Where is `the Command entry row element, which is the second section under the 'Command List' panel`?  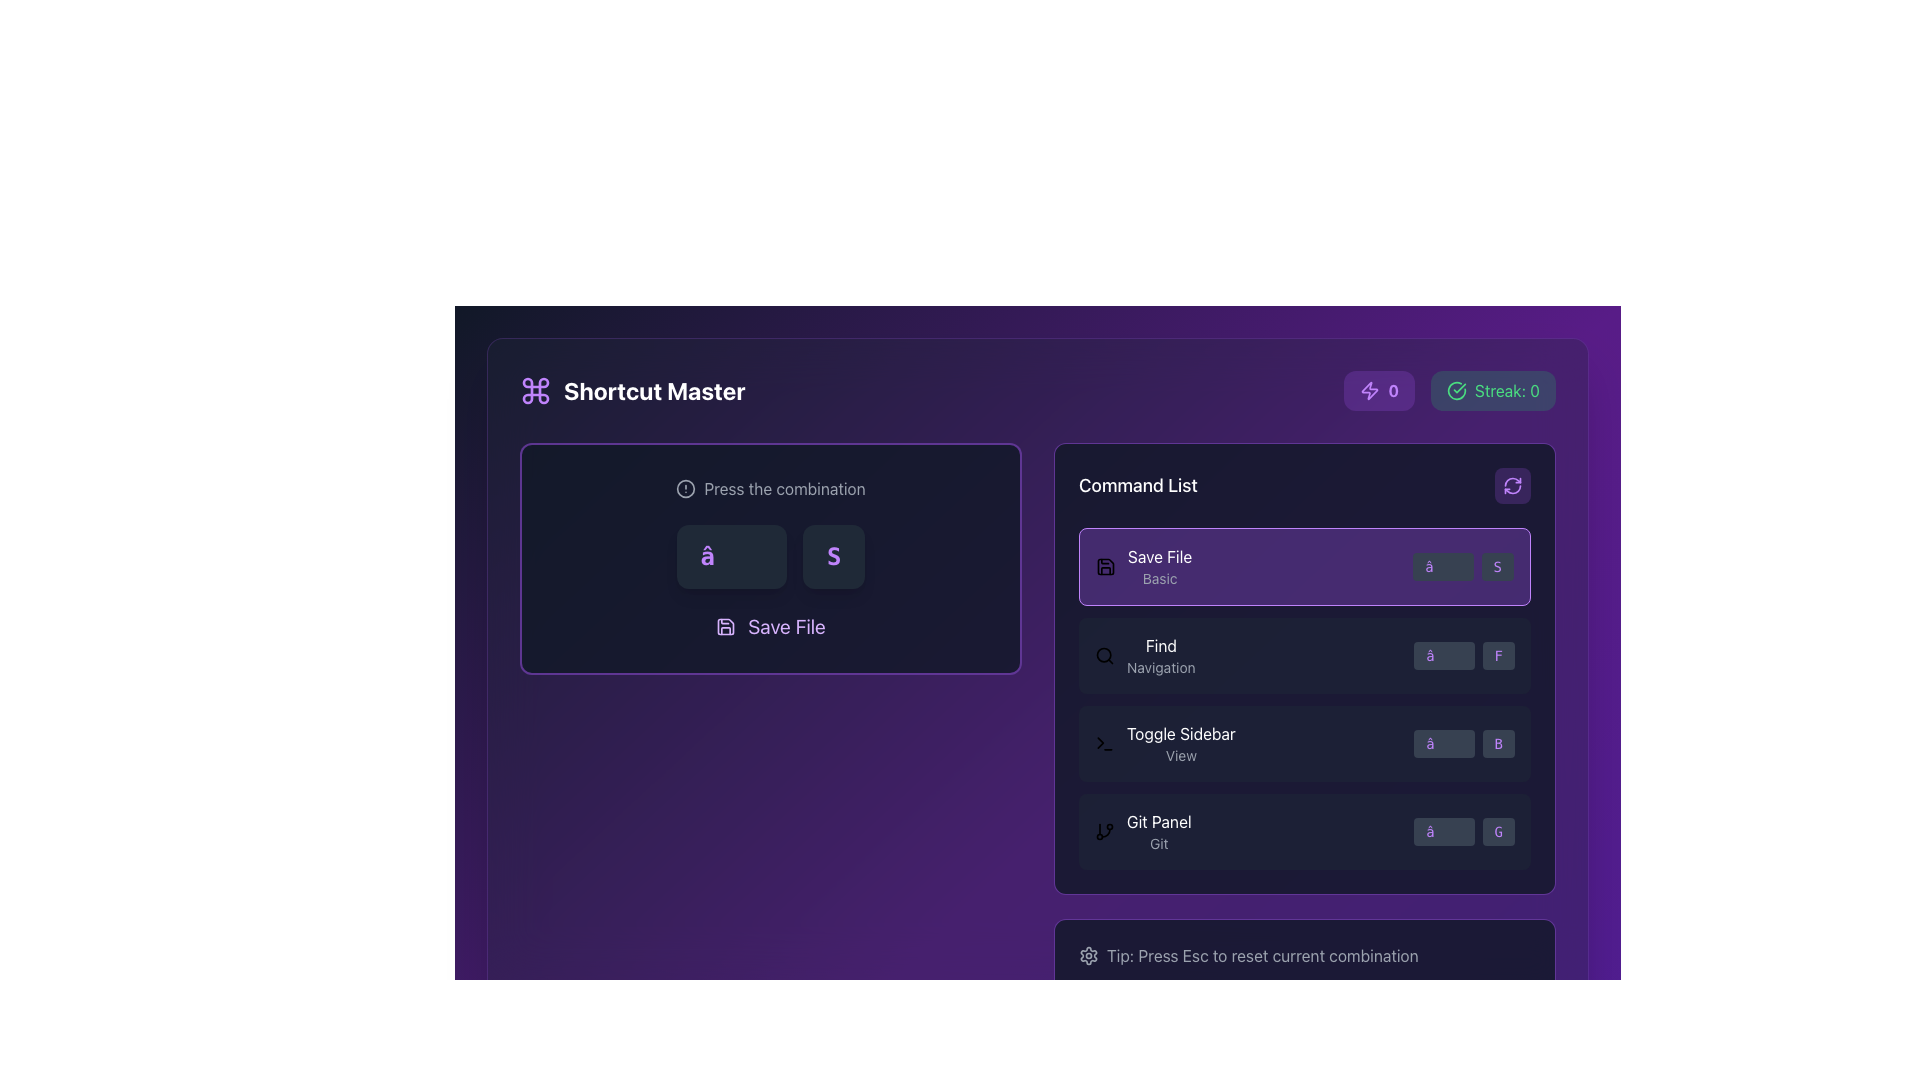
the Command entry row element, which is the second section under the 'Command List' panel is located at coordinates (1305, 655).